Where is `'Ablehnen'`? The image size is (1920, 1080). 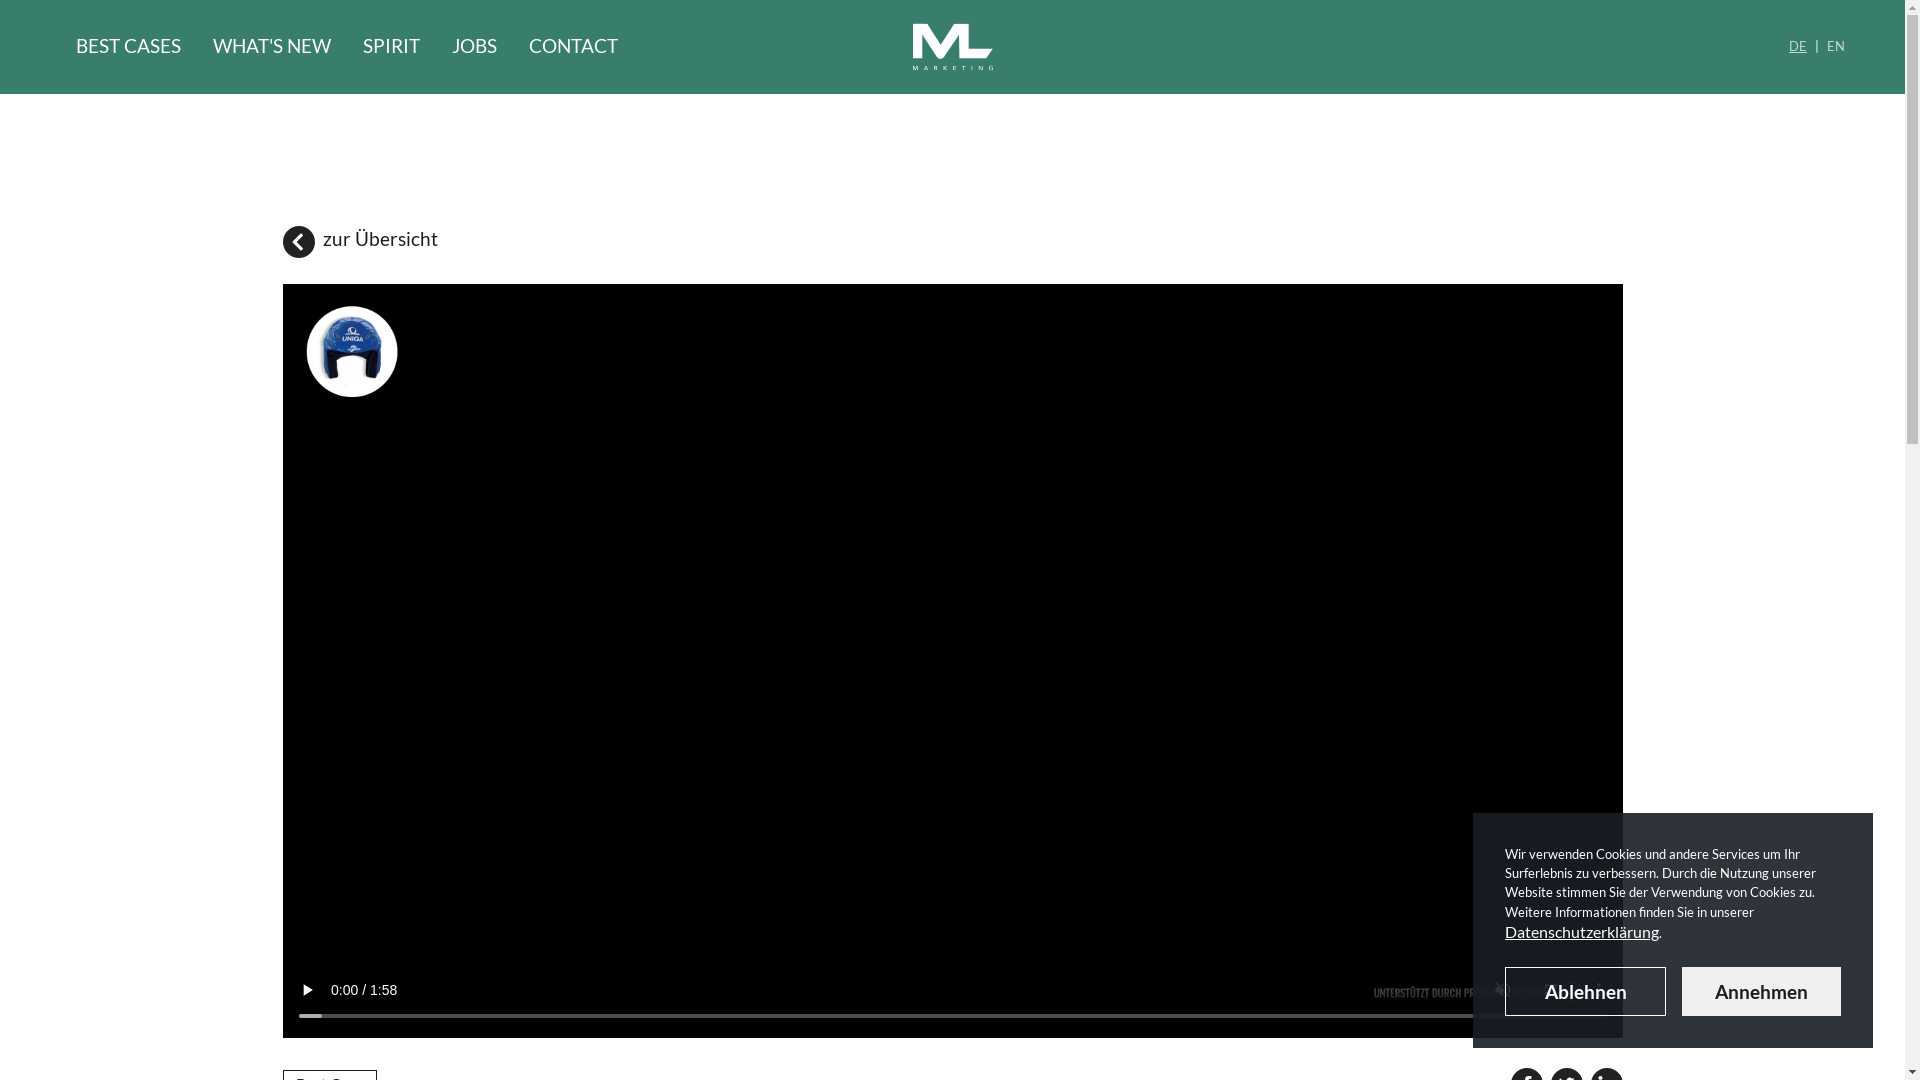 'Ablehnen' is located at coordinates (1505, 991).